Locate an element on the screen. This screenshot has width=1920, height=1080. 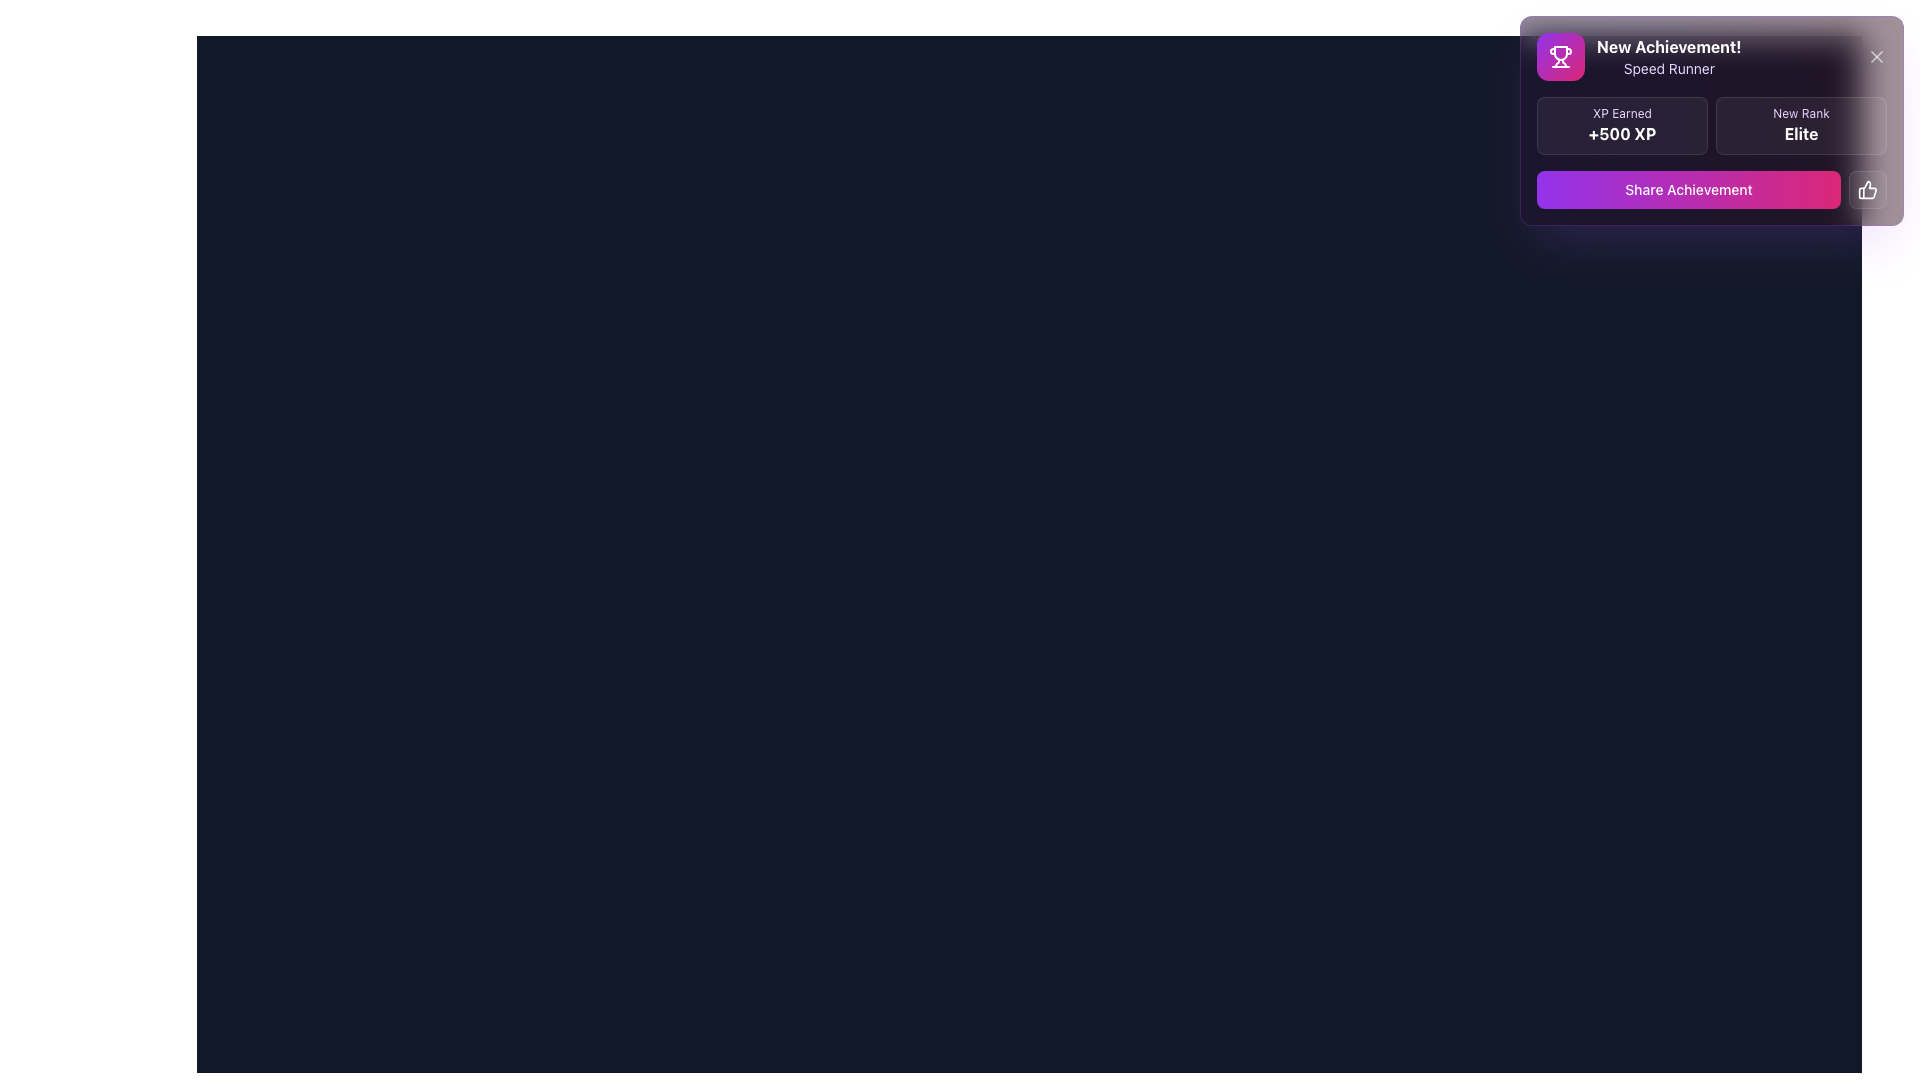
the close button icon (an 'X') in the top-right corner of the notification card is located at coordinates (1875, 56).